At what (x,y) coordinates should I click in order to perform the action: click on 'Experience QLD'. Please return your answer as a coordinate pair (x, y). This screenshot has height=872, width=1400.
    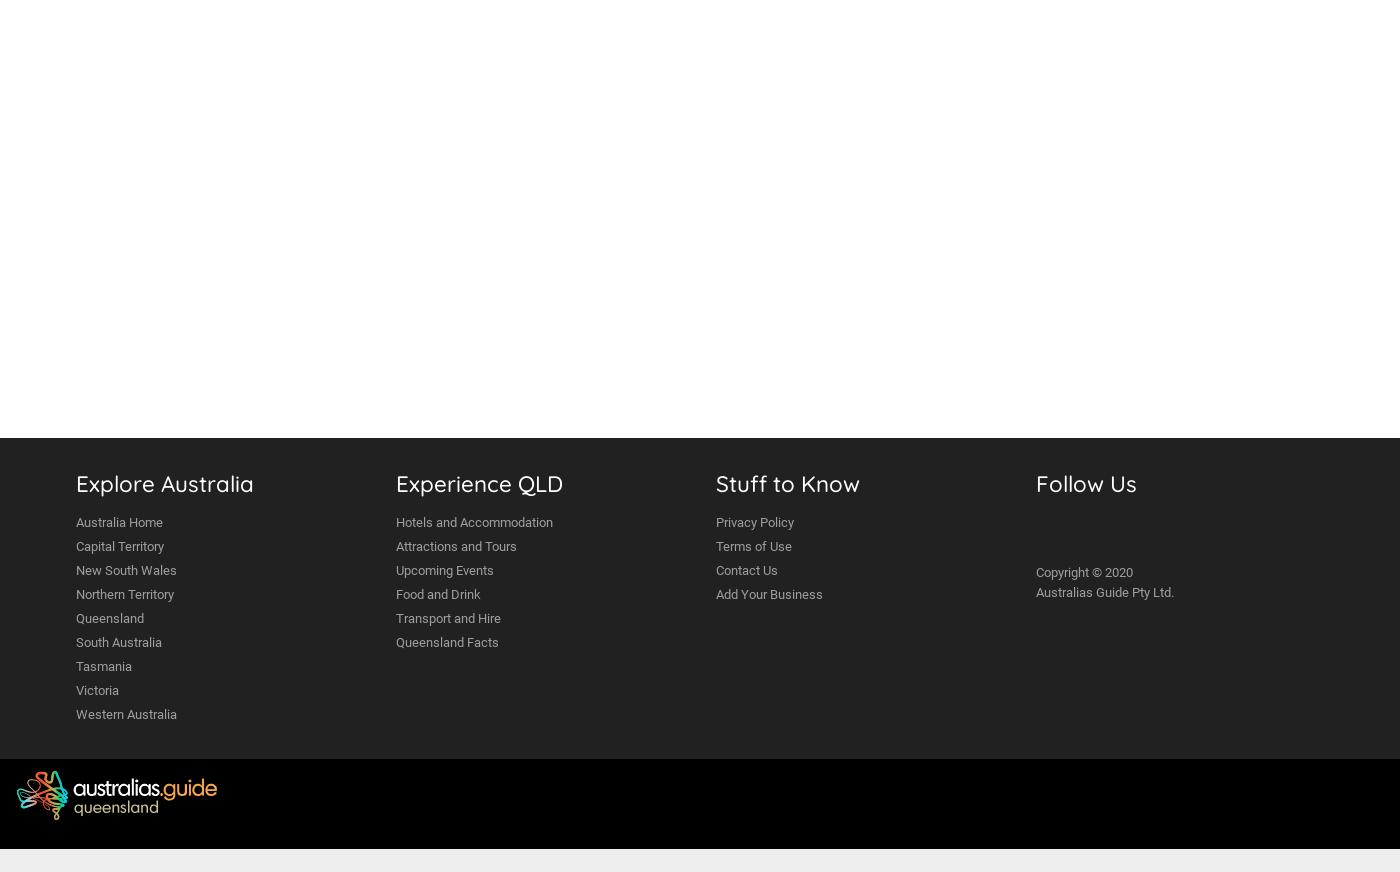
    Looking at the image, I should click on (479, 482).